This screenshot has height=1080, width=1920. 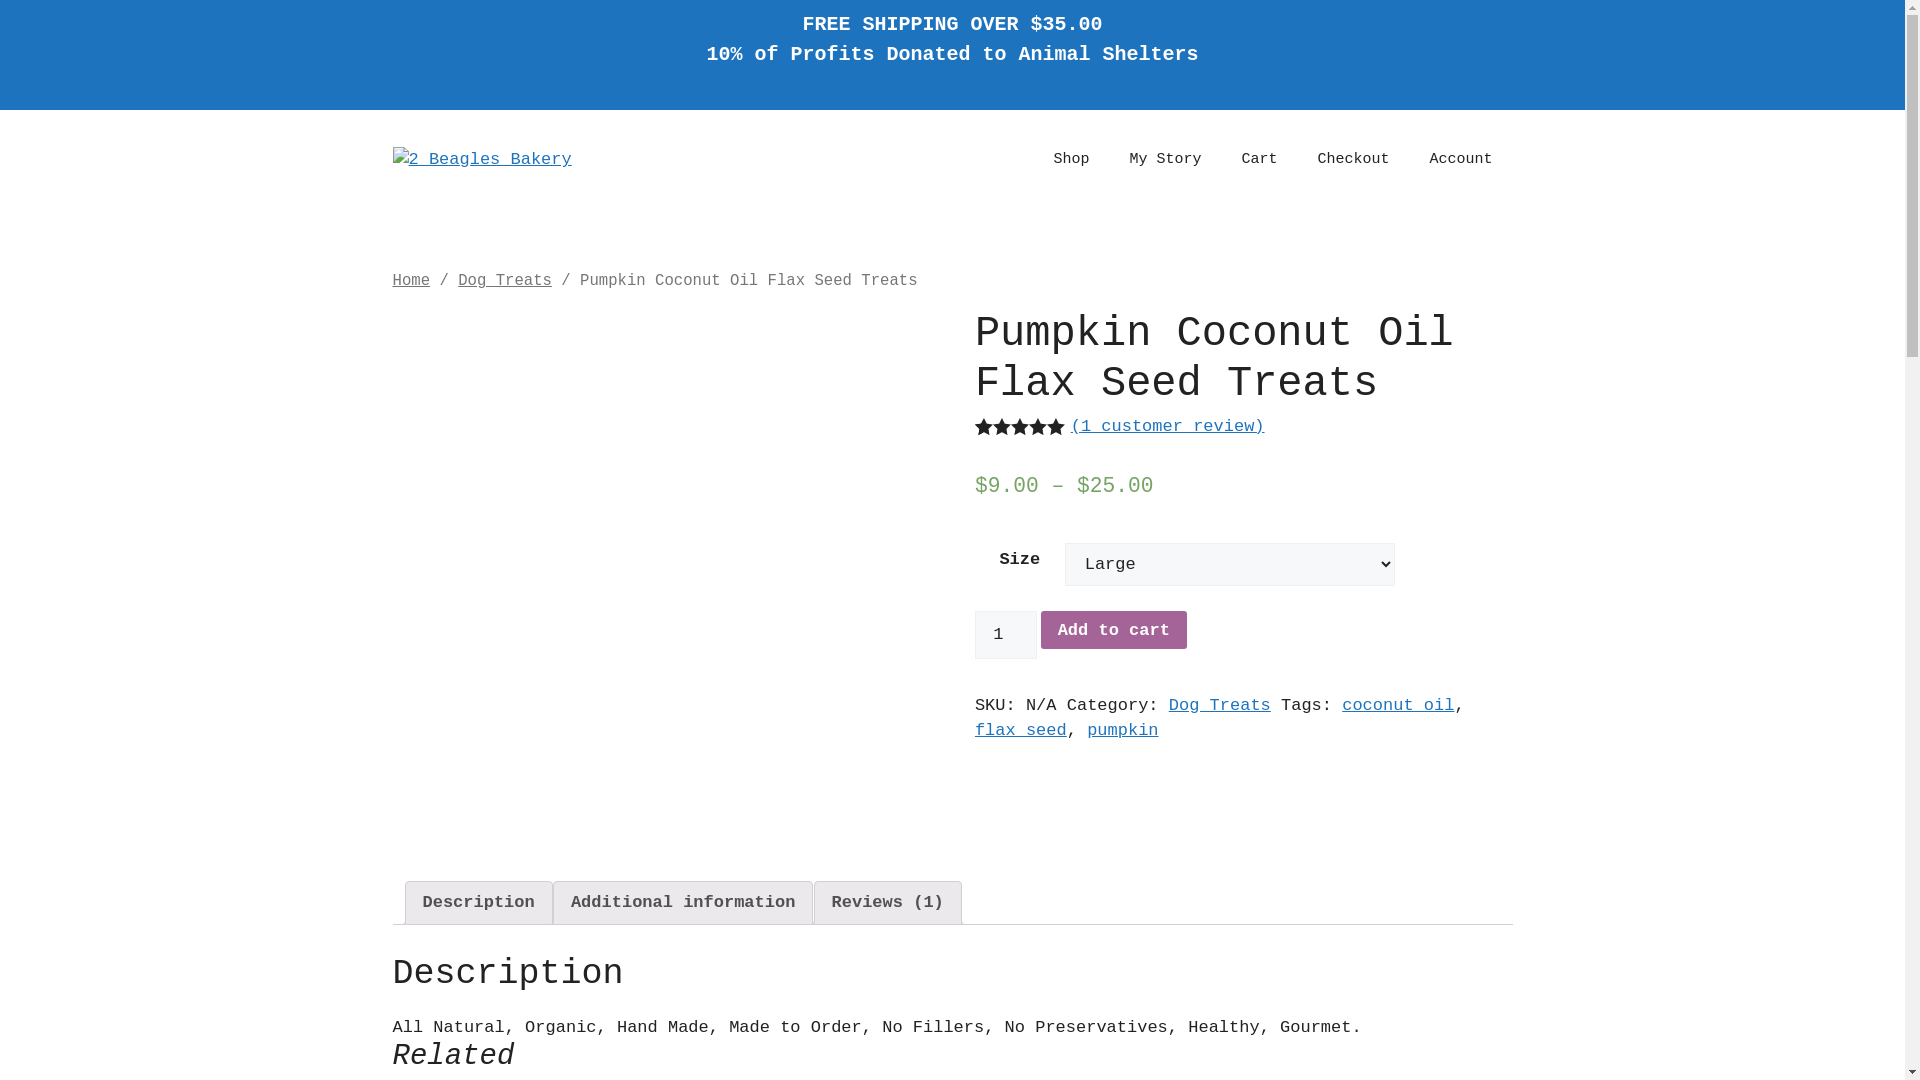 What do you see at coordinates (1460, 158) in the screenshot?
I see `'Account'` at bounding box center [1460, 158].